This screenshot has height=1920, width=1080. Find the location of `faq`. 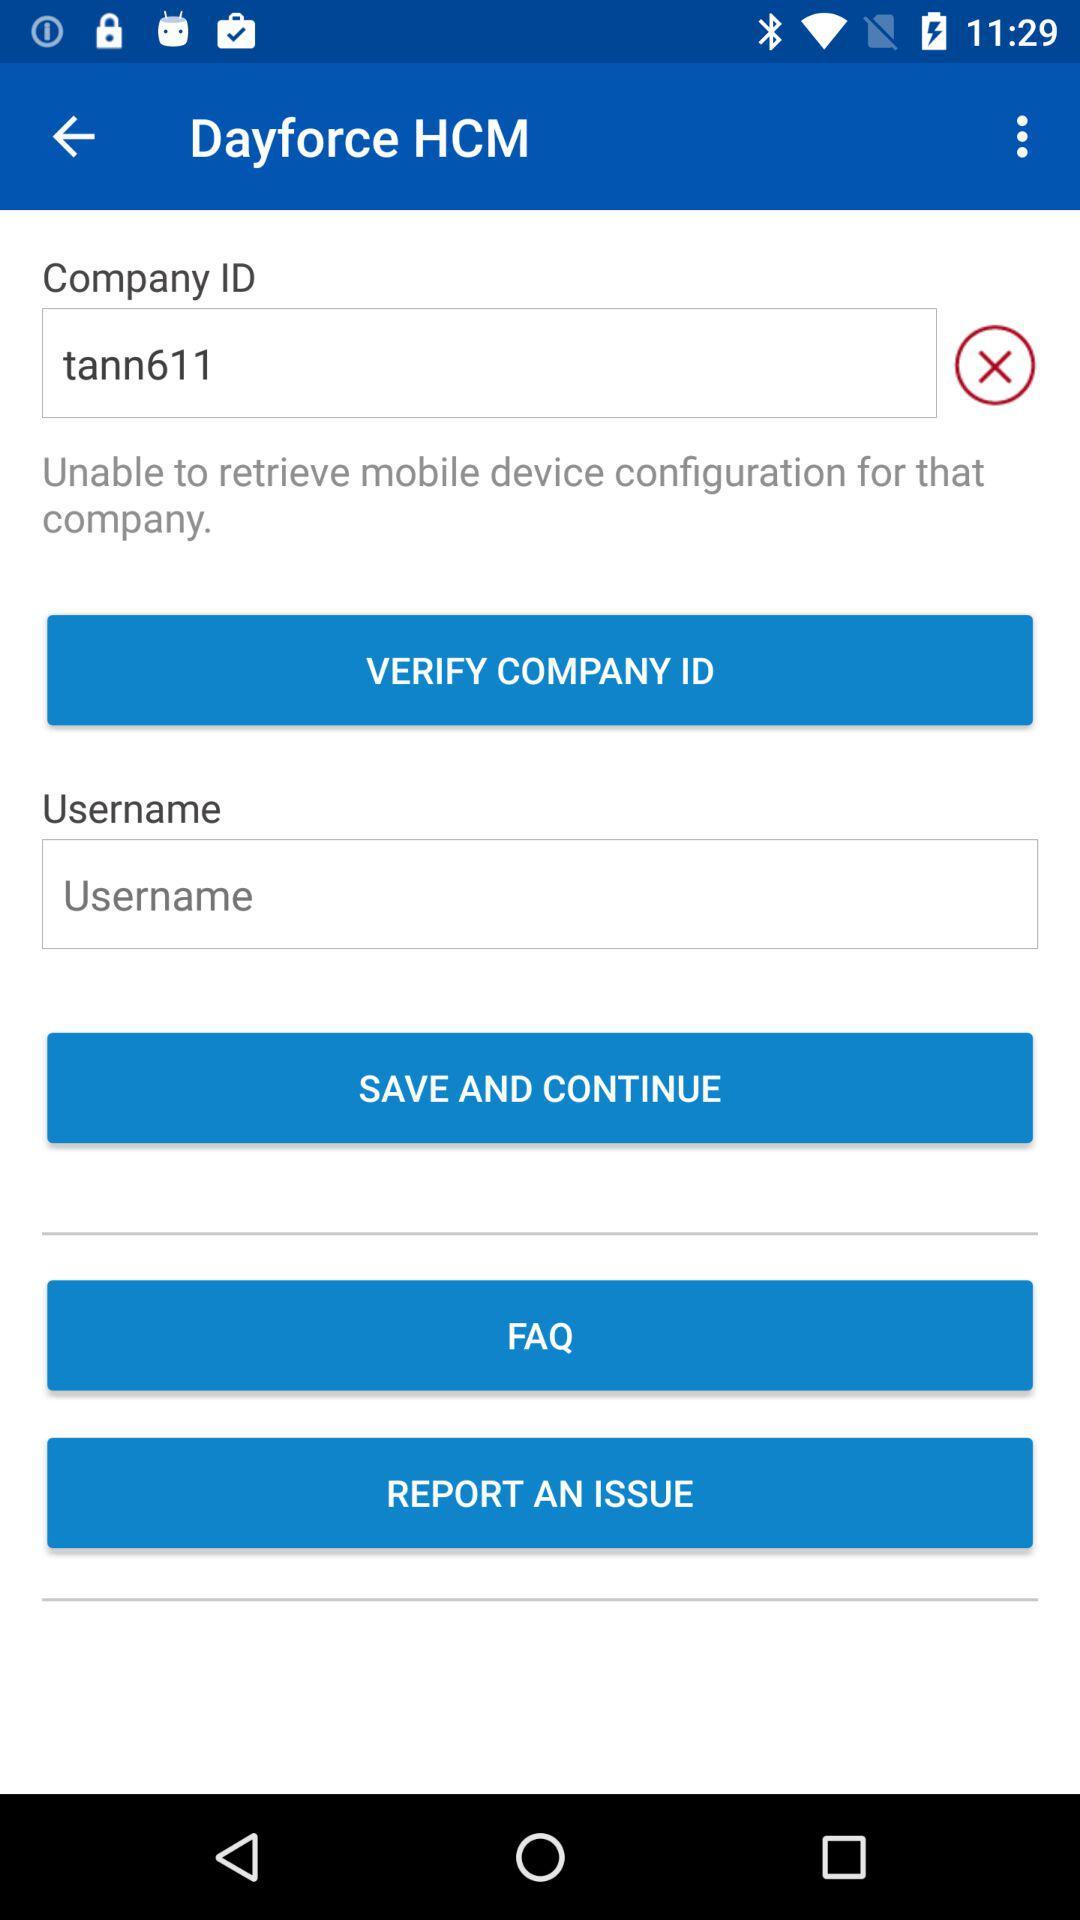

faq is located at coordinates (540, 1338).